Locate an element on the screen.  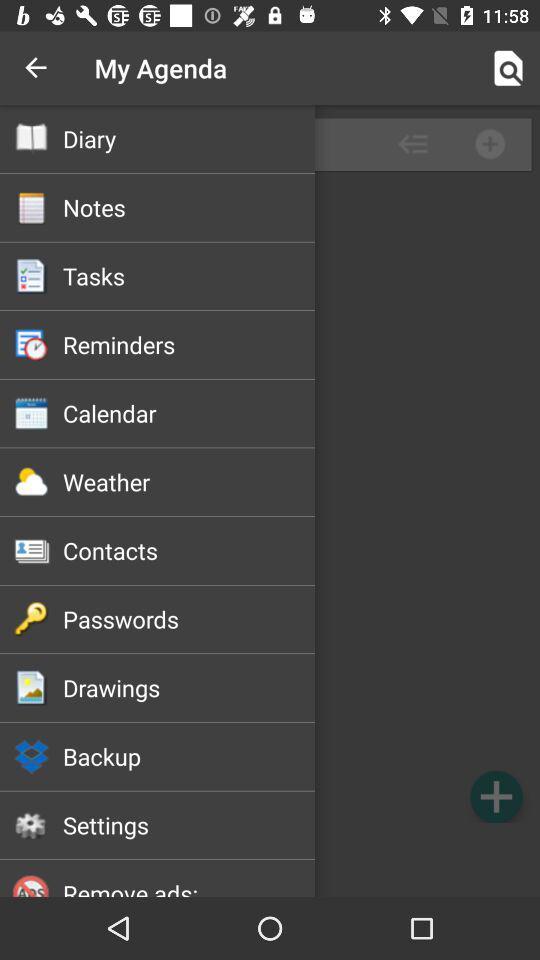
remove advertisements is located at coordinates (270, 861).